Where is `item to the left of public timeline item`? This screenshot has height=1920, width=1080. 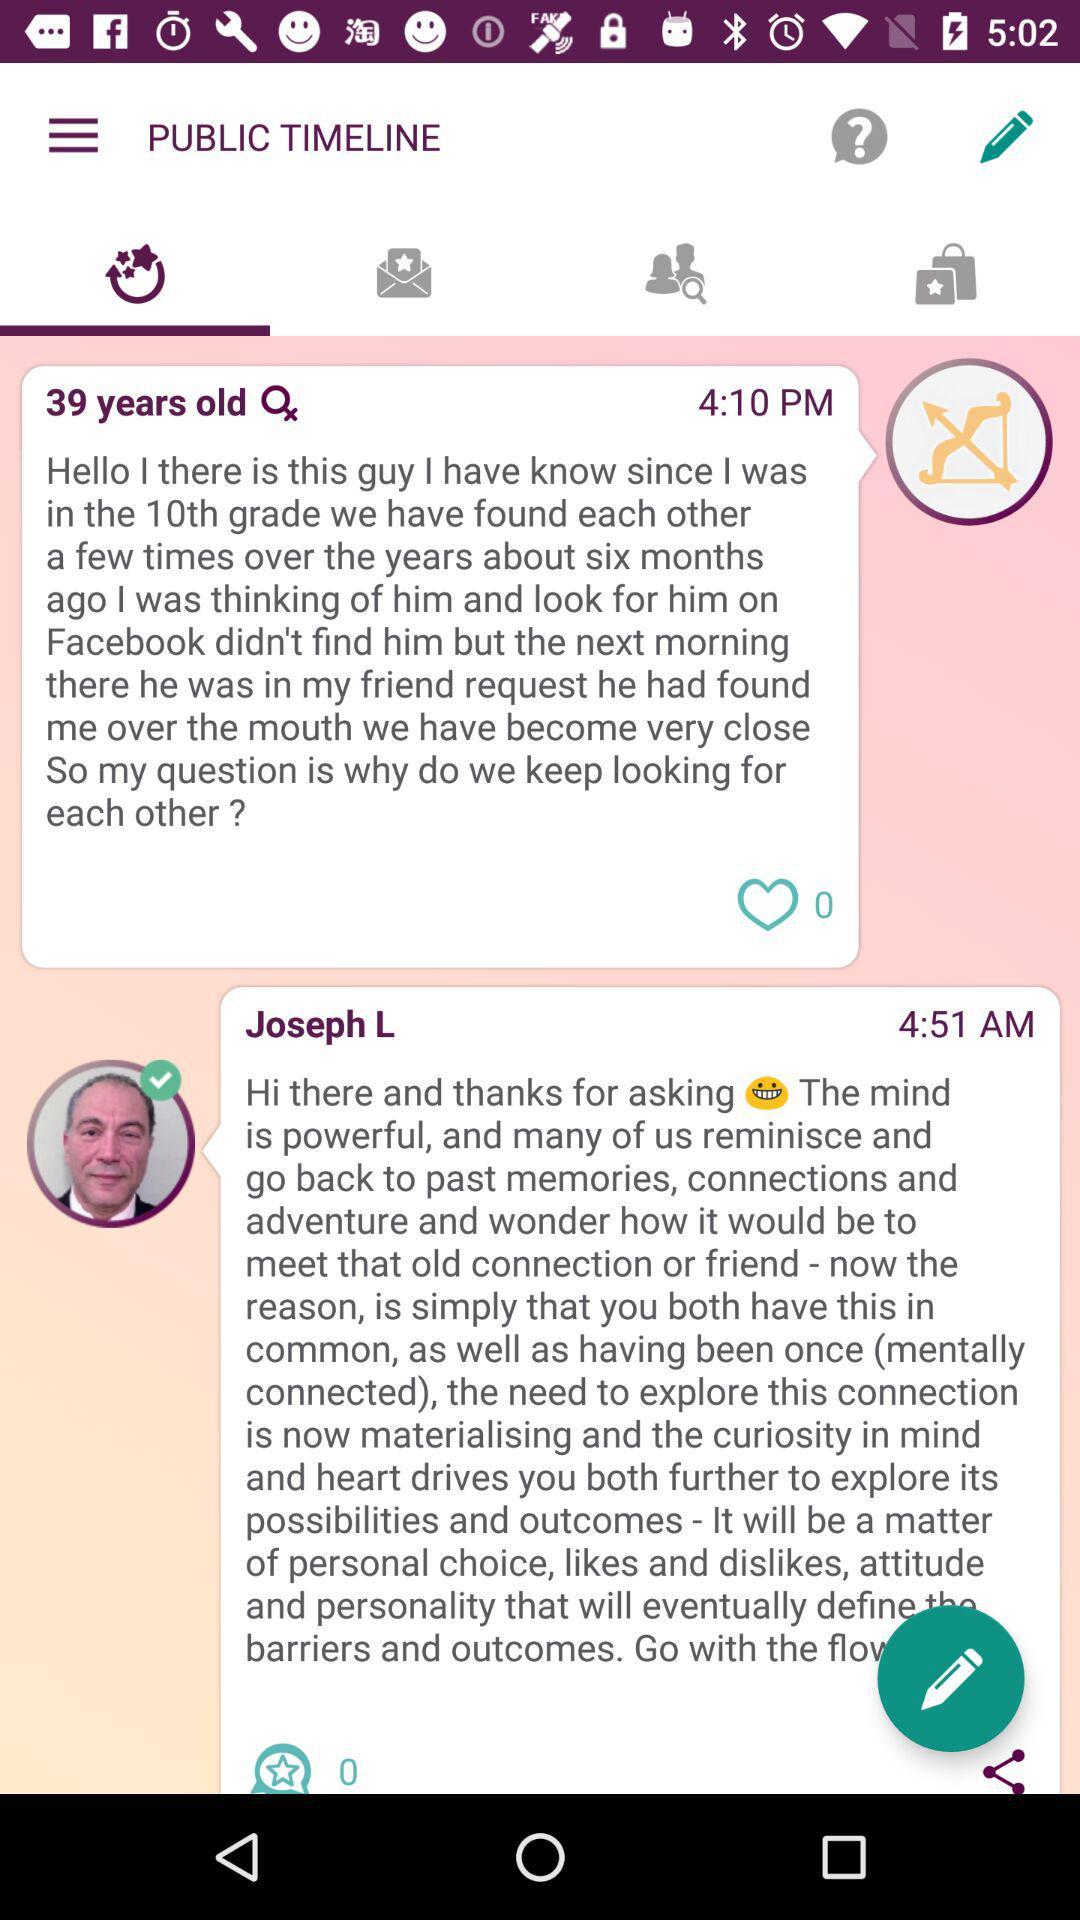 item to the left of public timeline item is located at coordinates (72, 135).